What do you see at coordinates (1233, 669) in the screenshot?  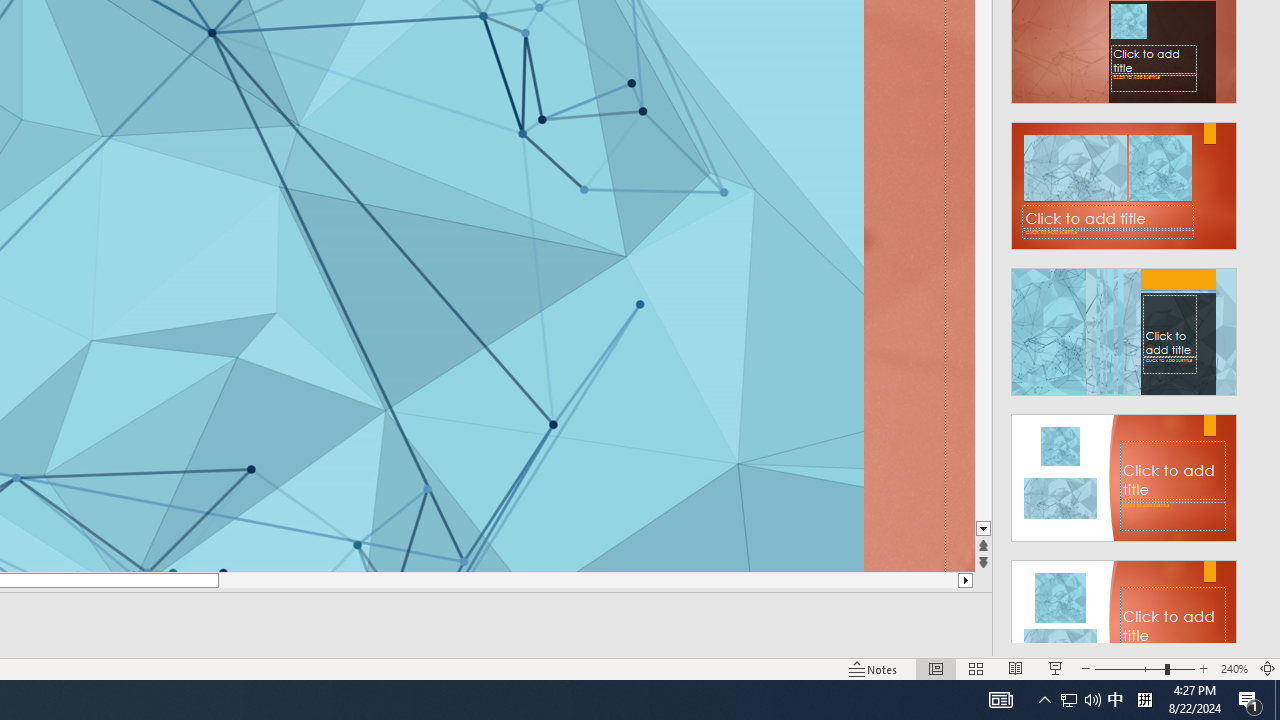 I see `'Zoom 240%'` at bounding box center [1233, 669].